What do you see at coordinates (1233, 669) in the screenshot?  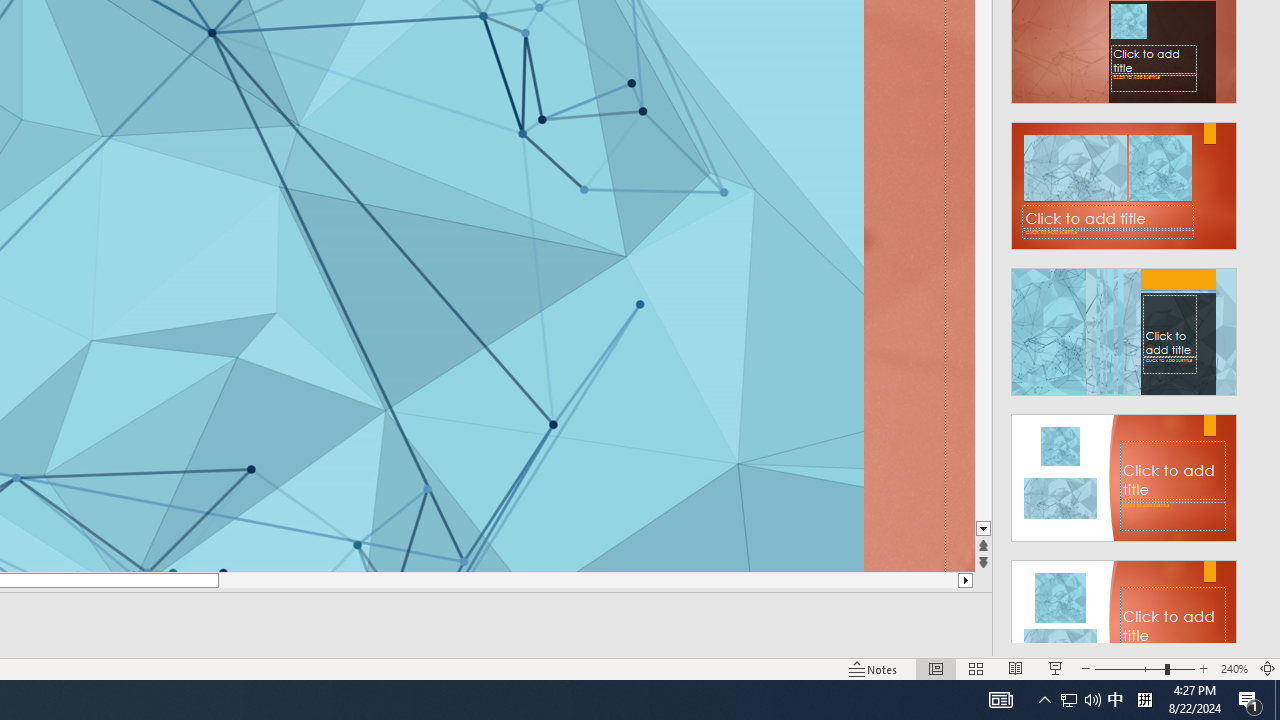 I see `'Zoom 240%'` at bounding box center [1233, 669].